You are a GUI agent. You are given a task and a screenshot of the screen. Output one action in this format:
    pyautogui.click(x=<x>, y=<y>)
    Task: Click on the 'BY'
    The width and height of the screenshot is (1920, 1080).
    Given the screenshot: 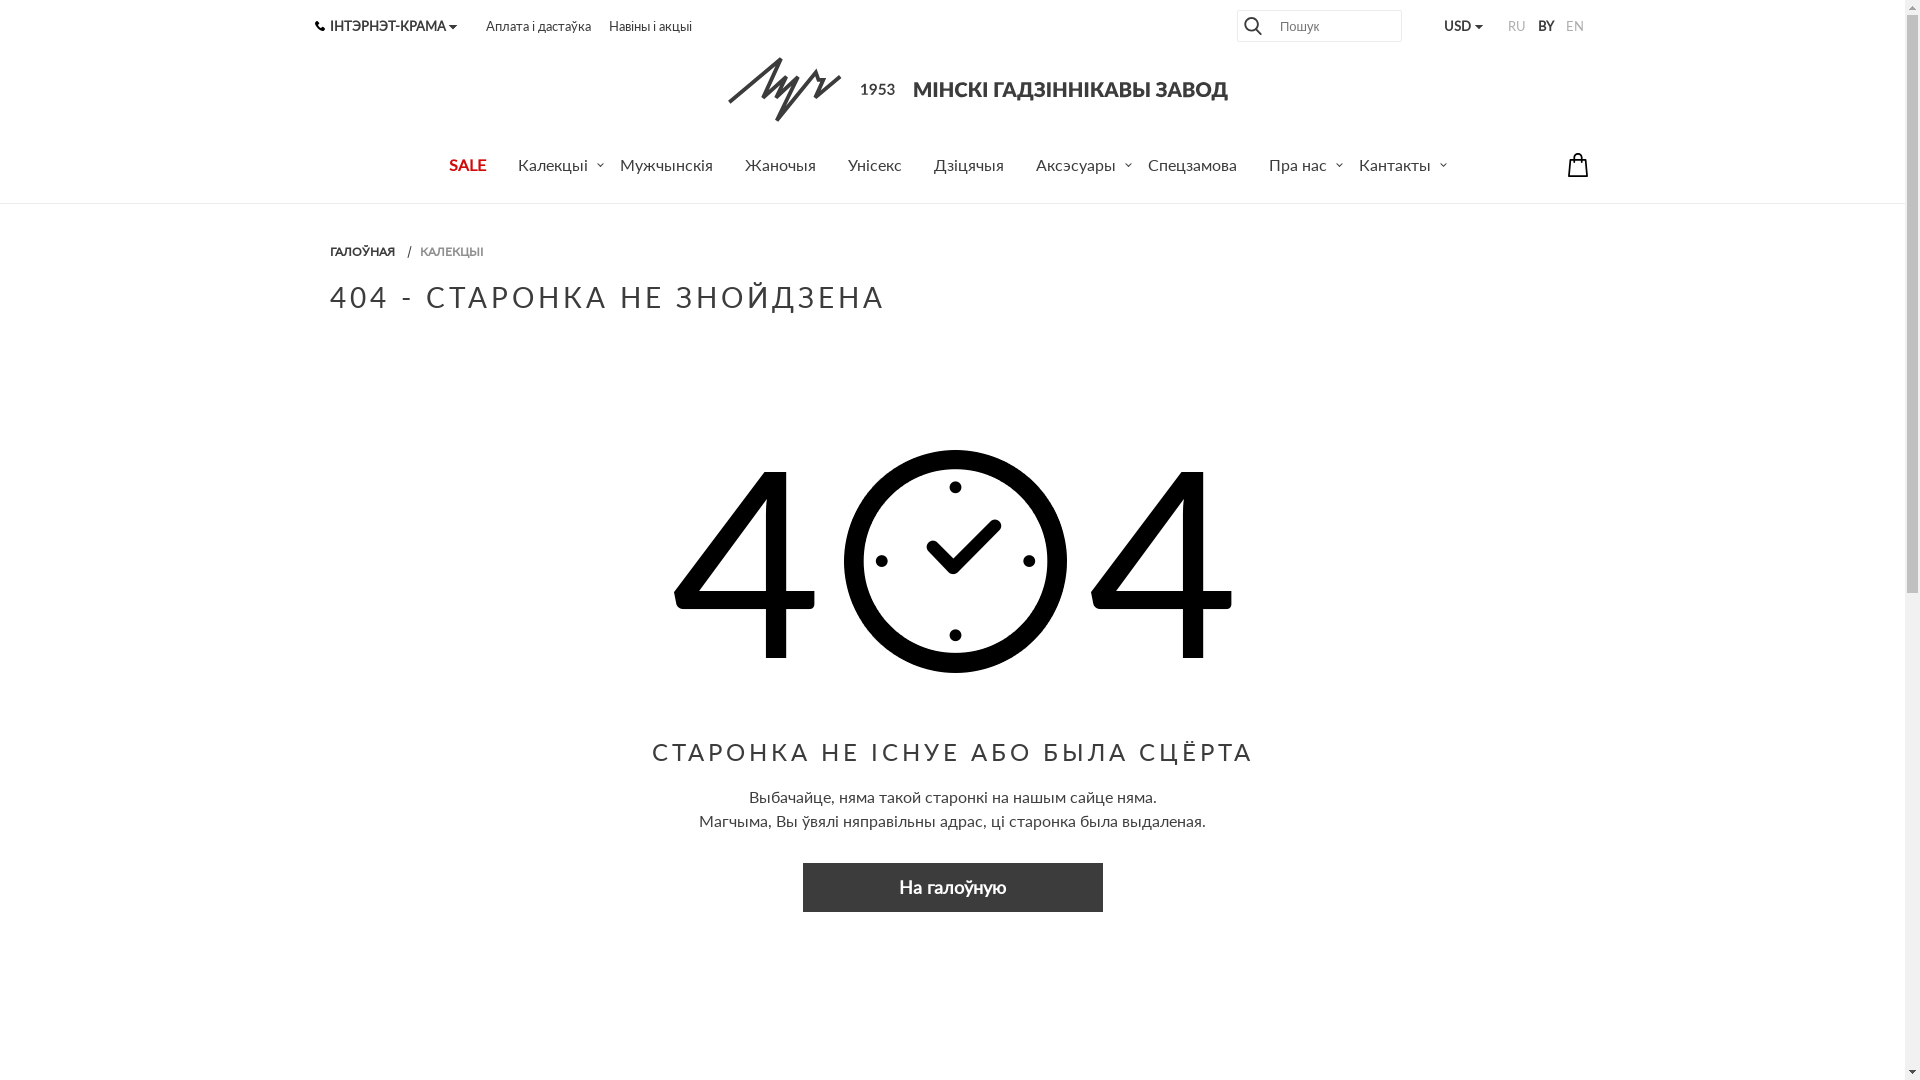 What is the action you would take?
    pyautogui.click(x=1544, y=26)
    